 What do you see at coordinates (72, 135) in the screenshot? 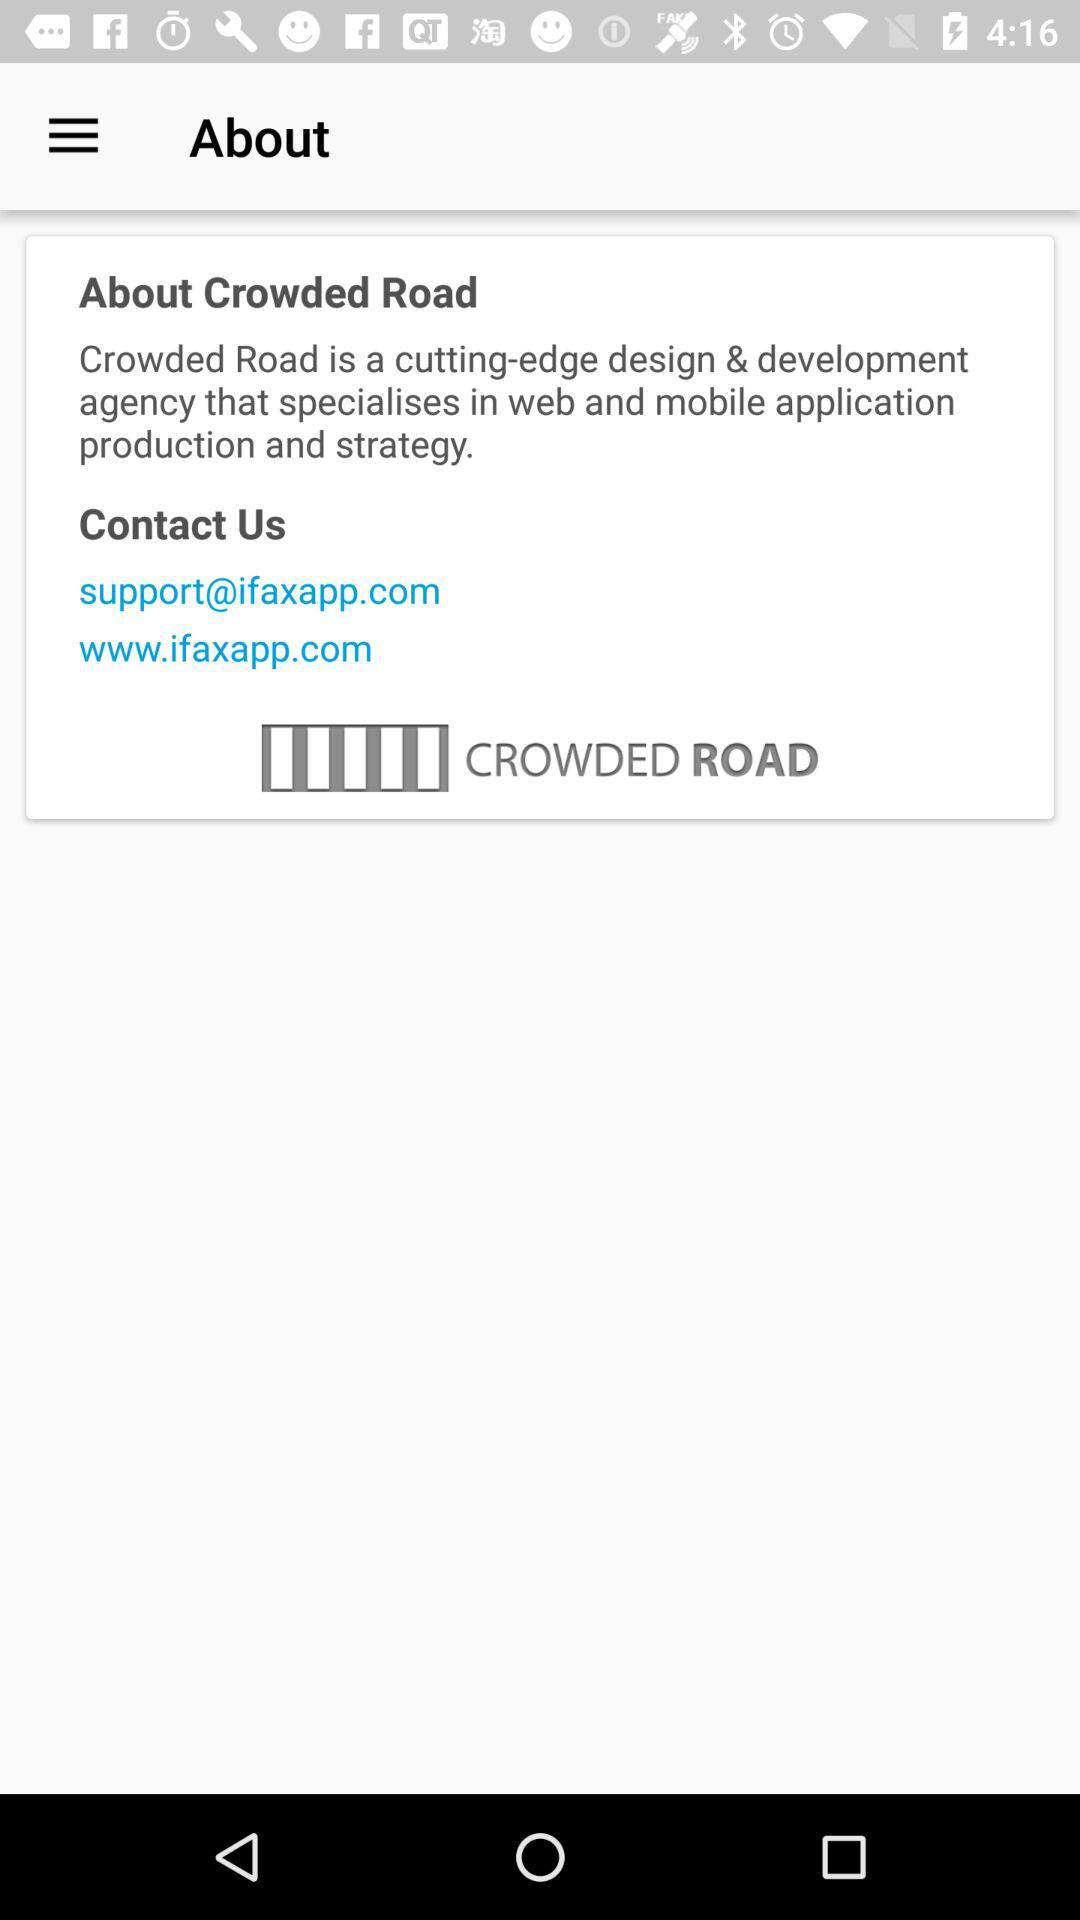
I see `icon above the about crowded road icon` at bounding box center [72, 135].